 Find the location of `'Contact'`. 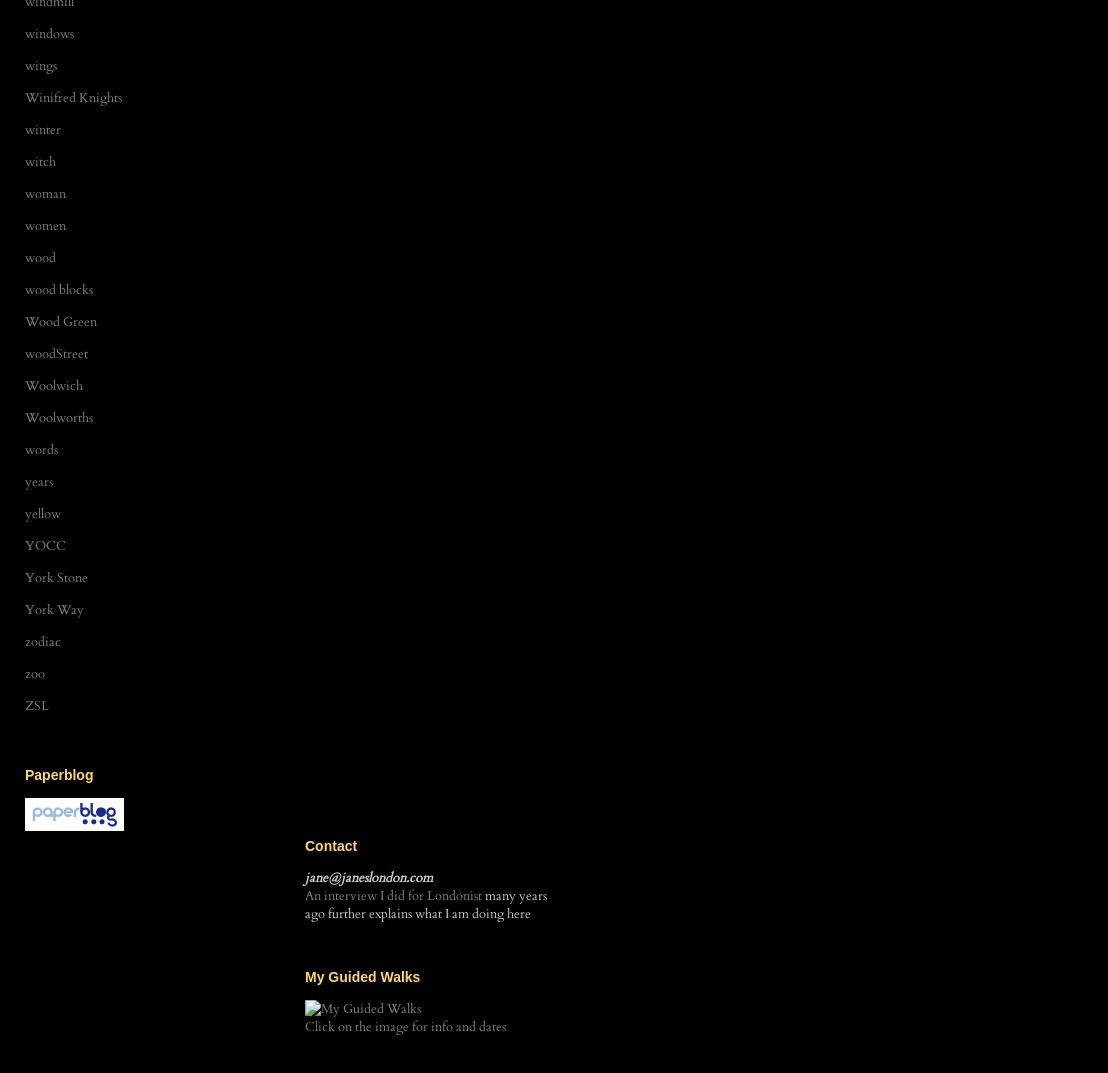

'Contact' is located at coordinates (329, 844).